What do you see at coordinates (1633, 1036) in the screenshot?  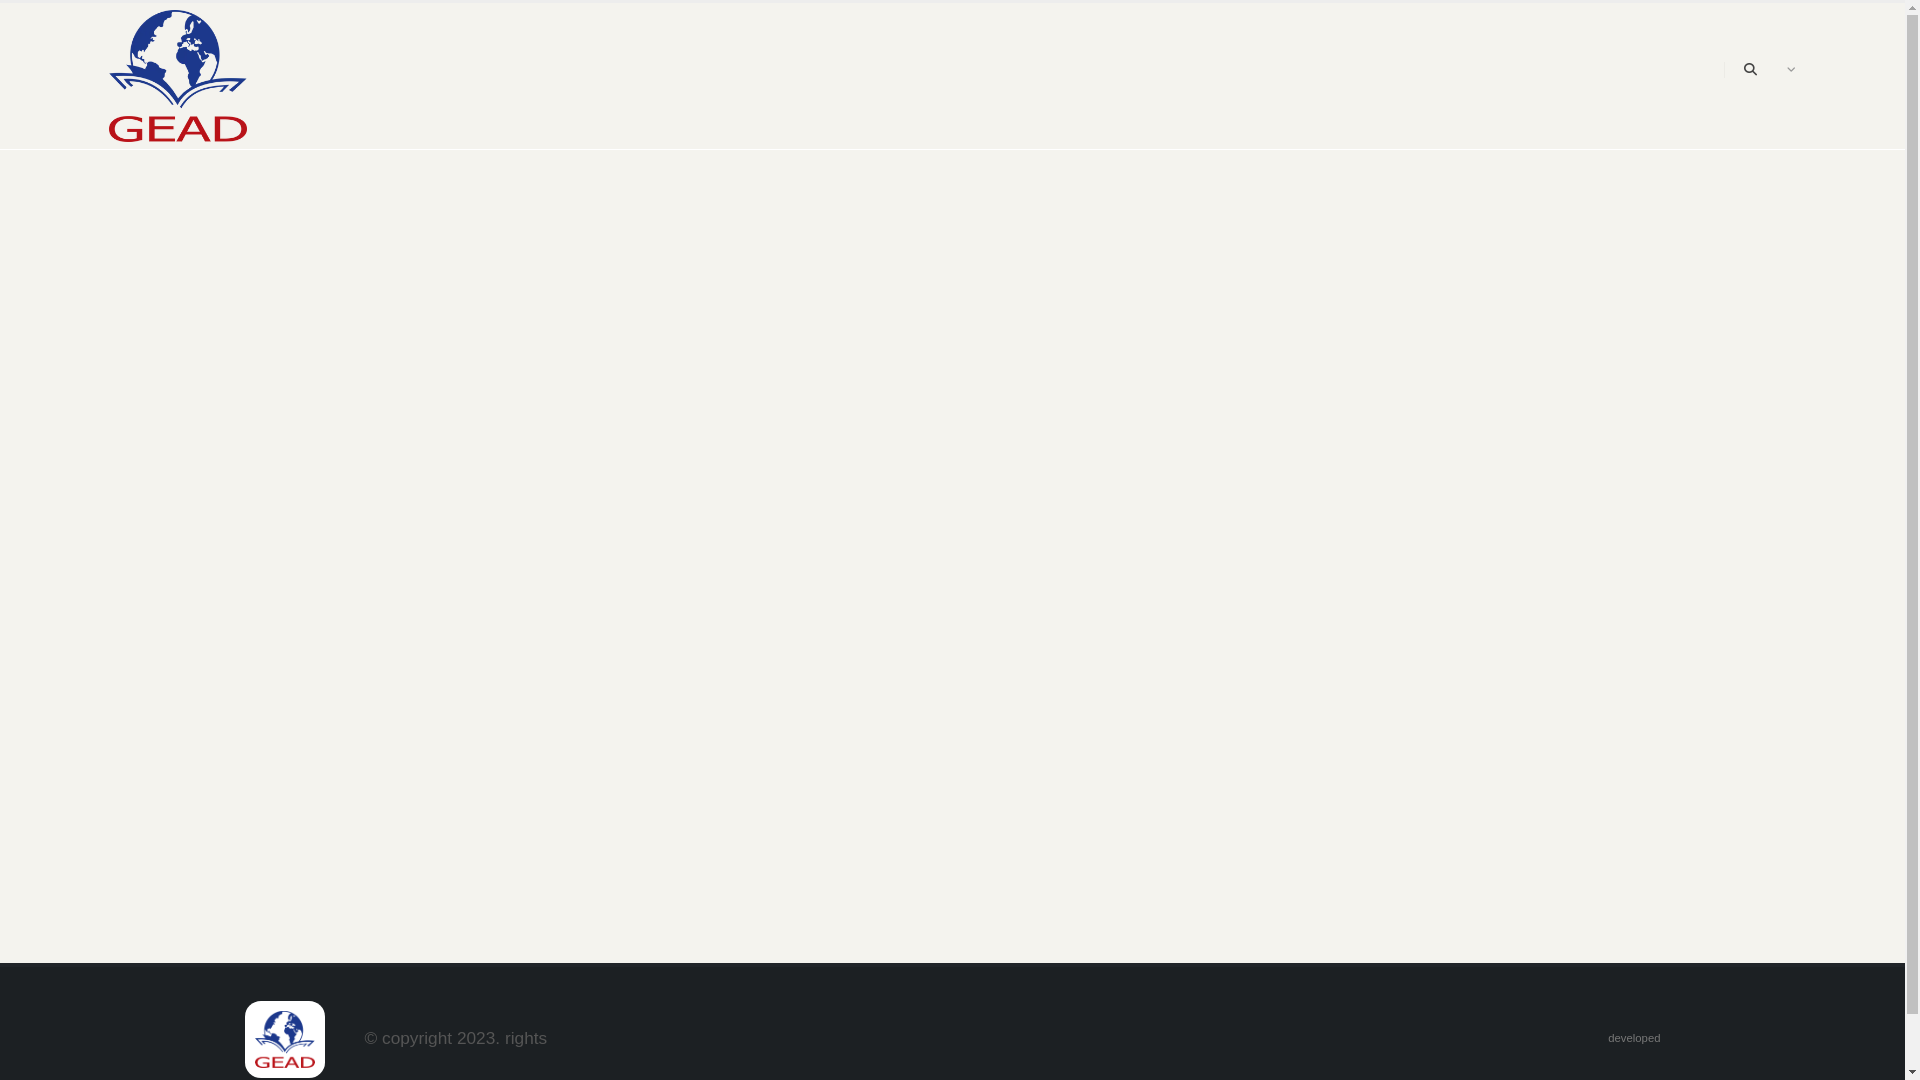 I see `'developed'` at bounding box center [1633, 1036].